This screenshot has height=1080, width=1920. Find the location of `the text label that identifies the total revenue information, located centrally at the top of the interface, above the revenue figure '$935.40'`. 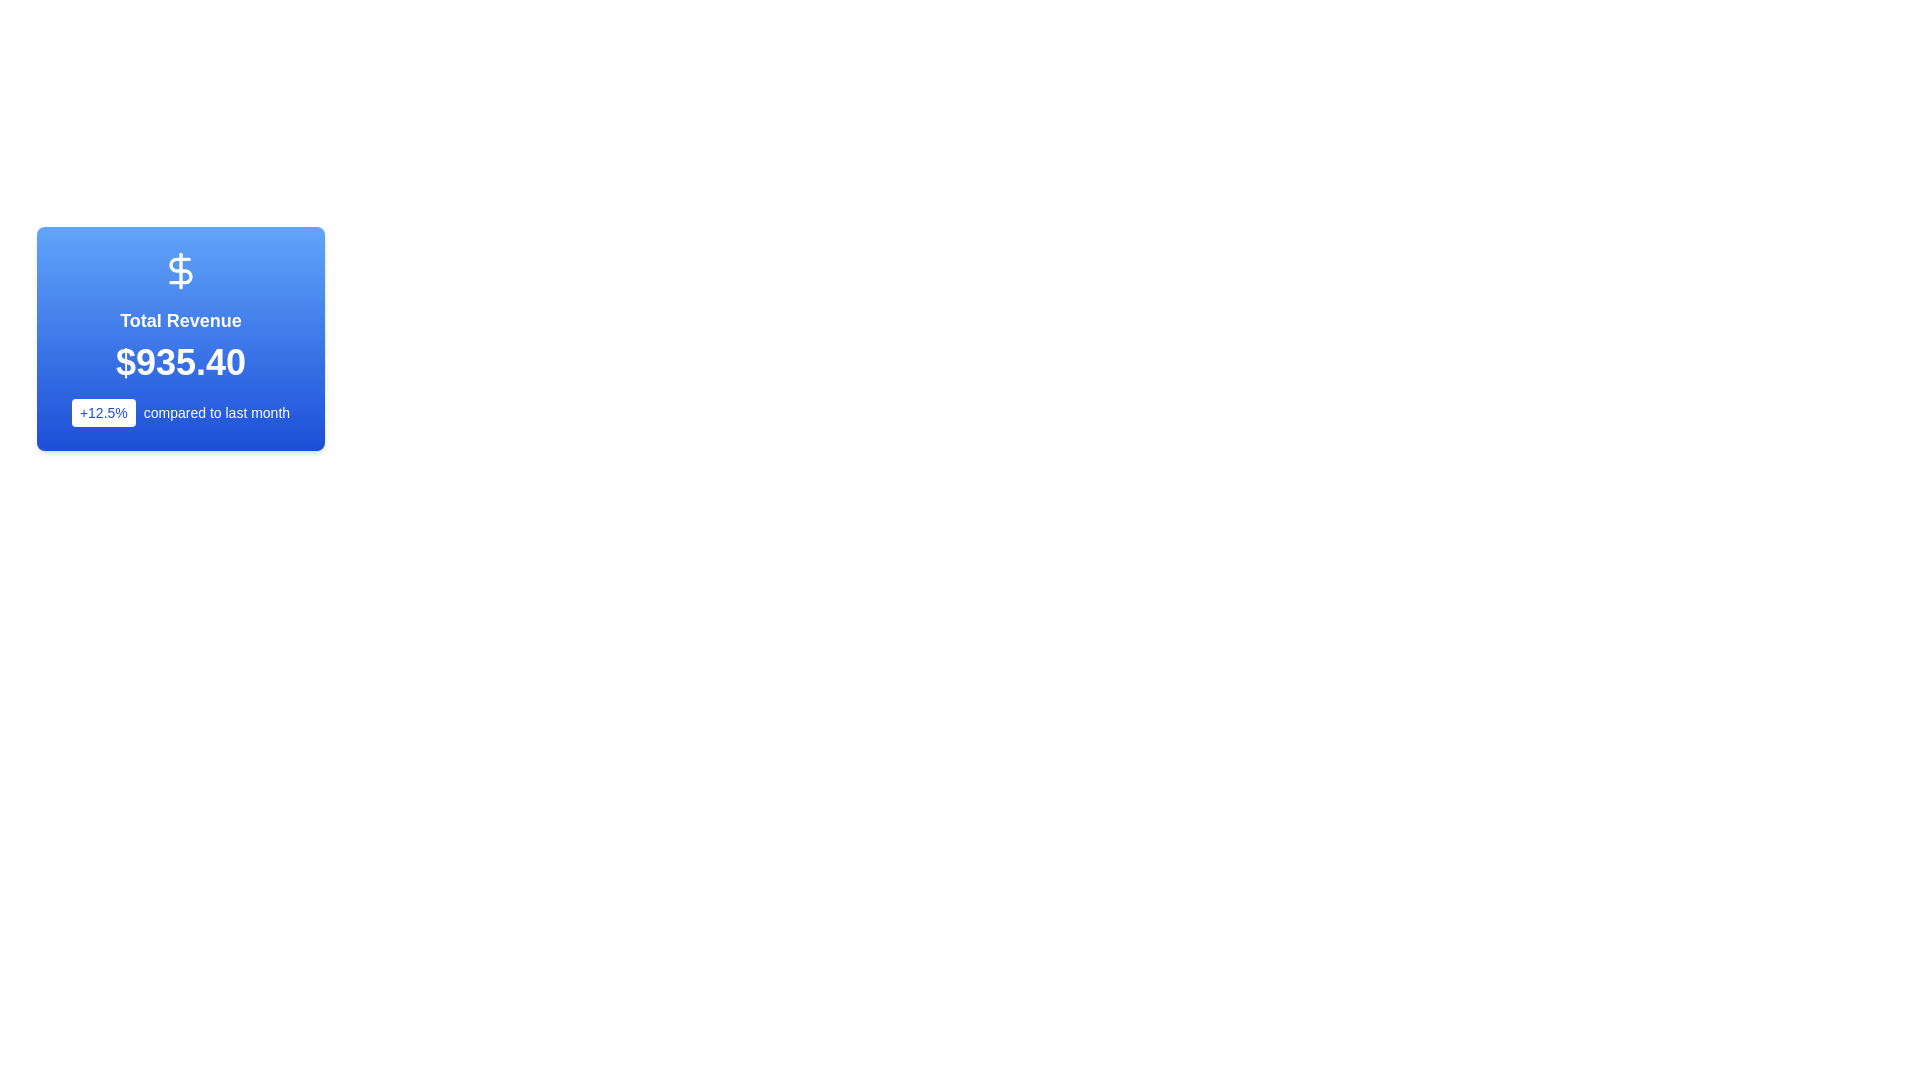

the text label that identifies the total revenue information, located centrally at the top of the interface, above the revenue figure '$935.40' is located at coordinates (181, 319).